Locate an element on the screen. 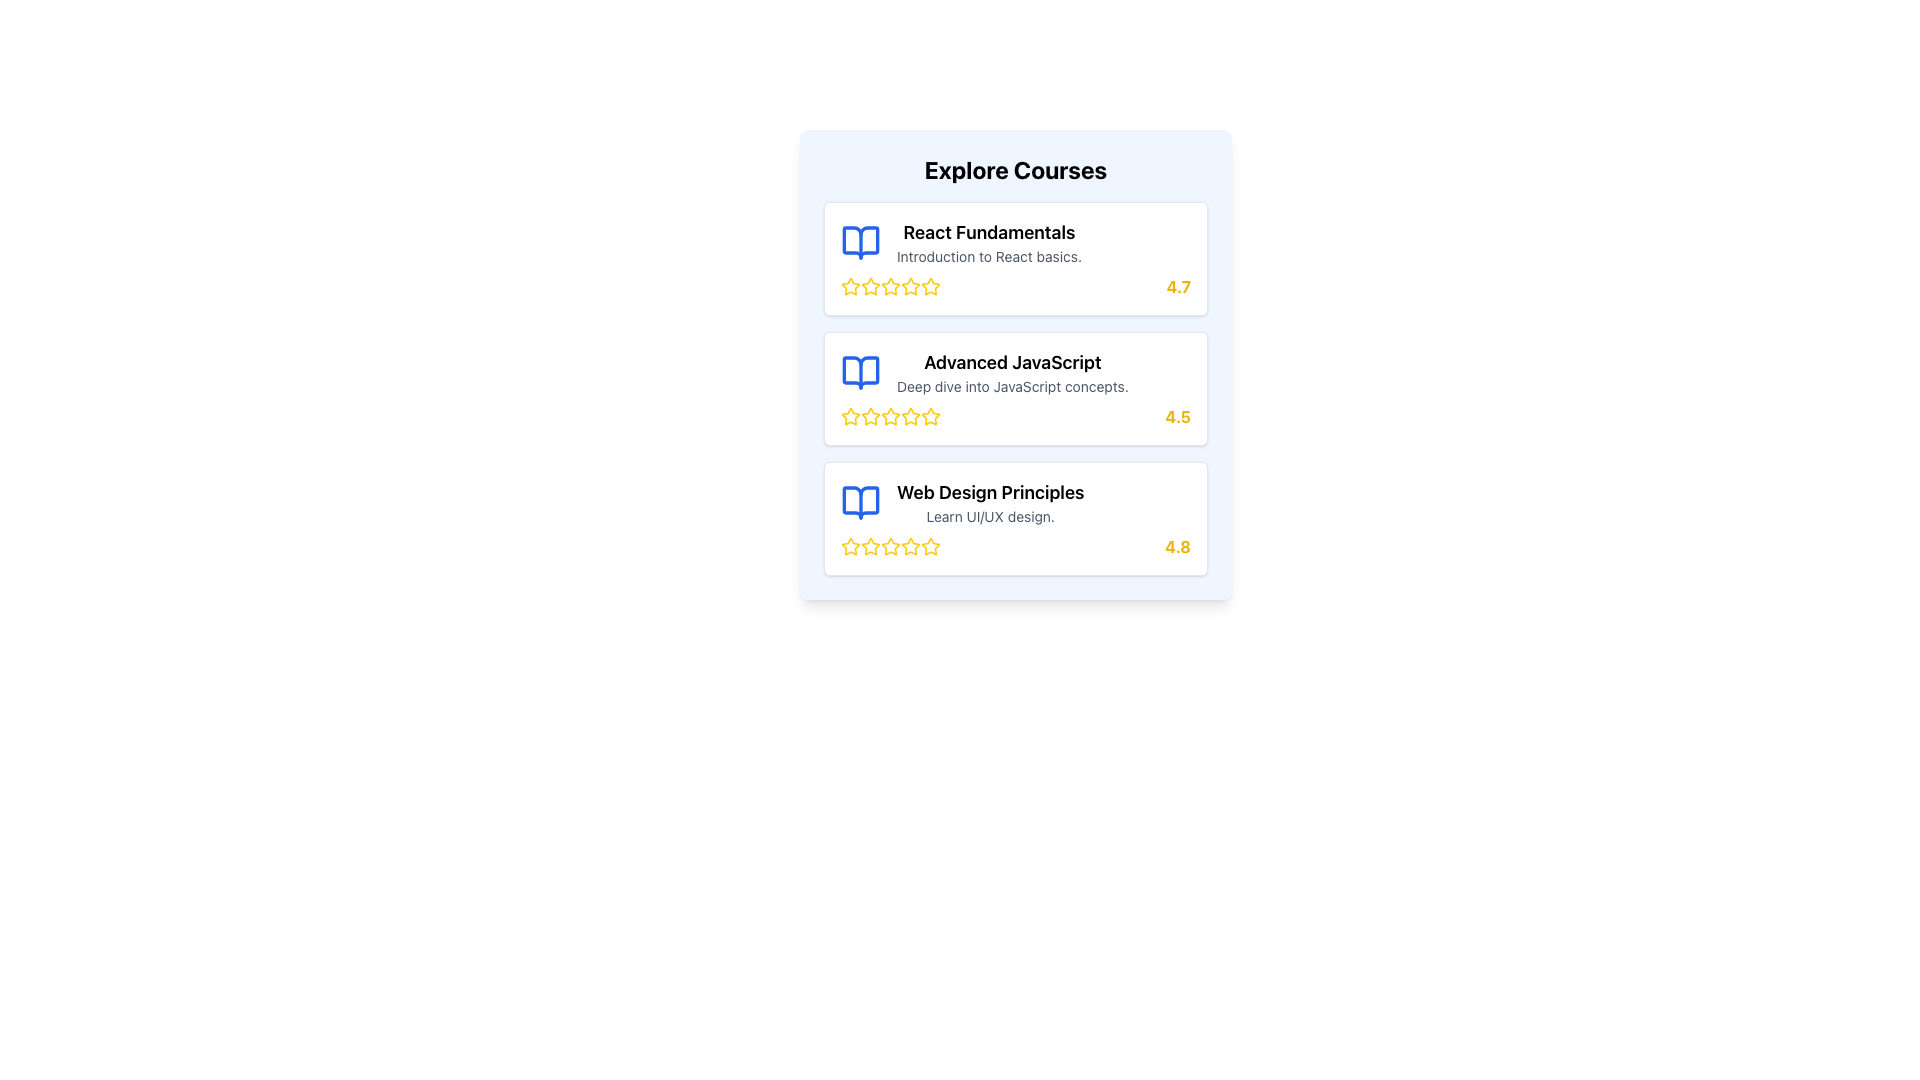 Image resolution: width=1920 pixels, height=1080 pixels. the text and icon element that presents the title and description of the course labeled 'Web Design Principles' is located at coordinates (1016, 501).